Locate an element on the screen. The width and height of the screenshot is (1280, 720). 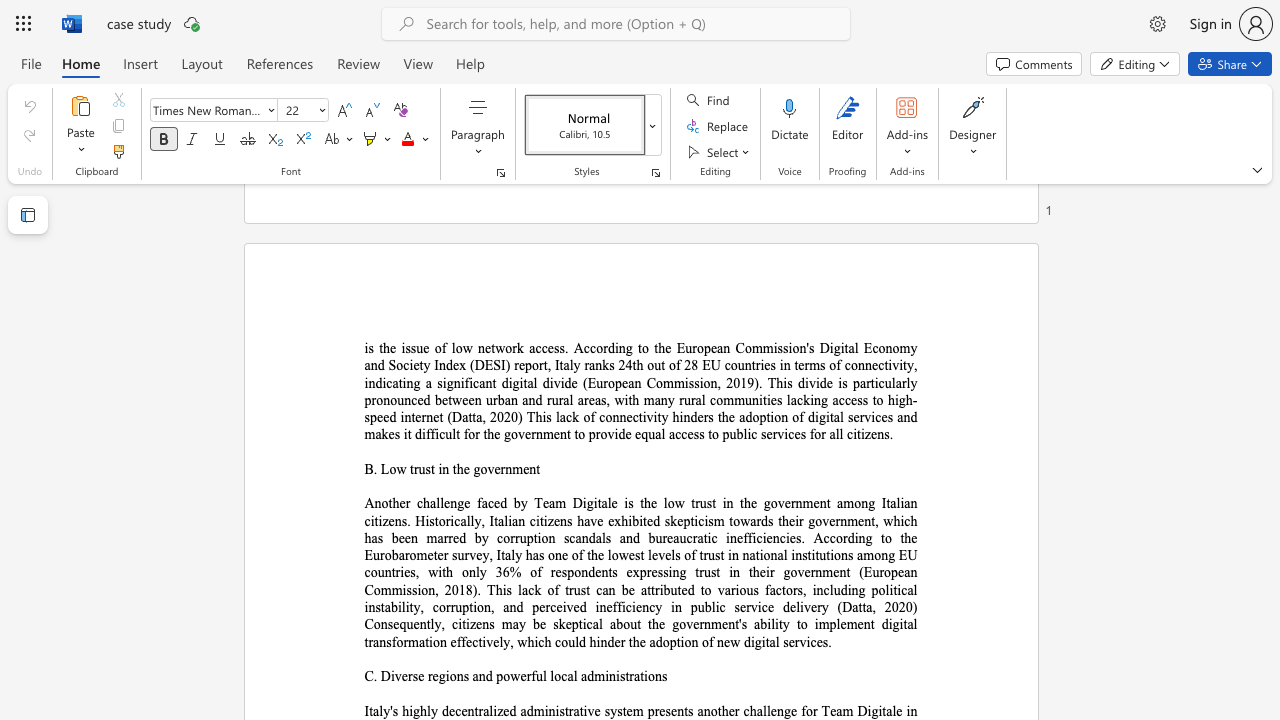
the subset text "espondents expressing trust in thei" within the text "Another challenge faced by Team Digitale is the low trust in the government among Italian citizens. Historically, Italian citizens have exhibited skepticism towards their government, which has been marred by corruption scandals and bureaucratic inefficiencies. According to the Eurobarometer survey, Italy has one of the lowest levels of trust in national institutions among EU countries, with only 36% of respondents expressing trust in their government (European Commission, 2018). This lack of trust can be at" is located at coordinates (555, 572).